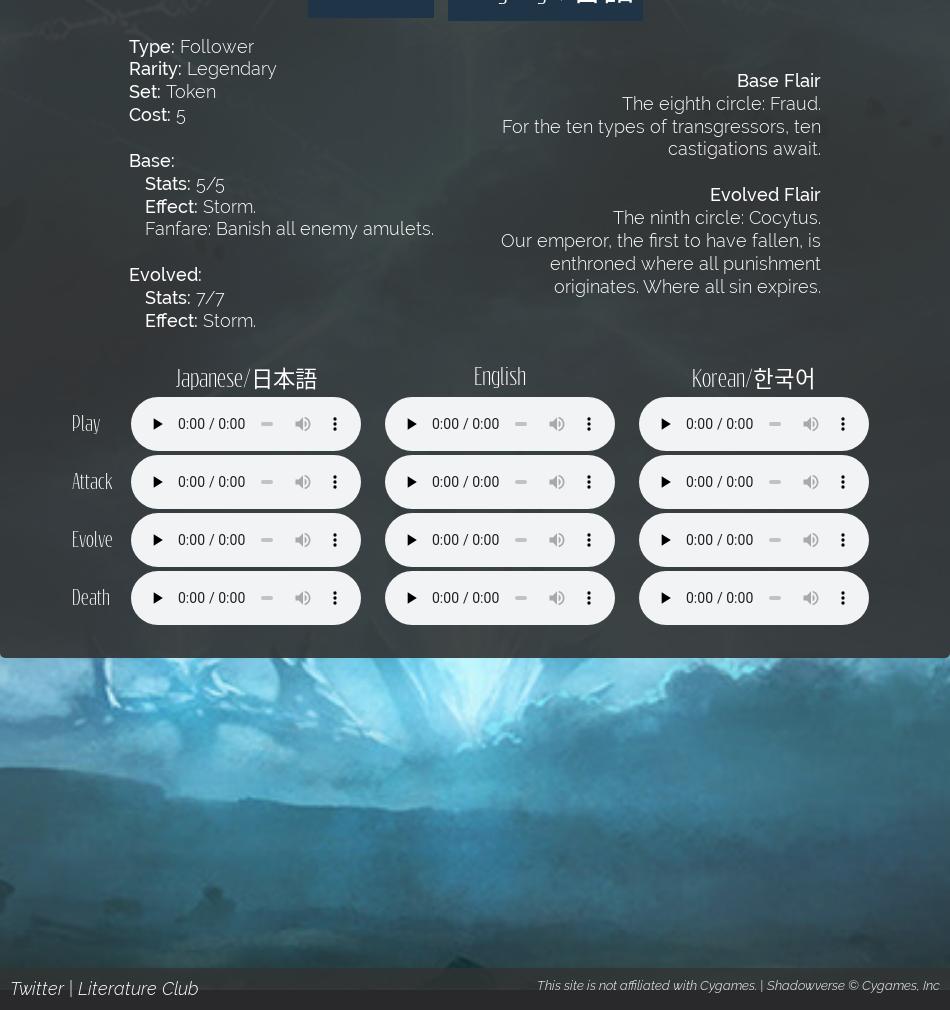 The width and height of the screenshot is (950, 1010). Describe the element at coordinates (91, 537) in the screenshot. I see `'Evolve'` at that location.